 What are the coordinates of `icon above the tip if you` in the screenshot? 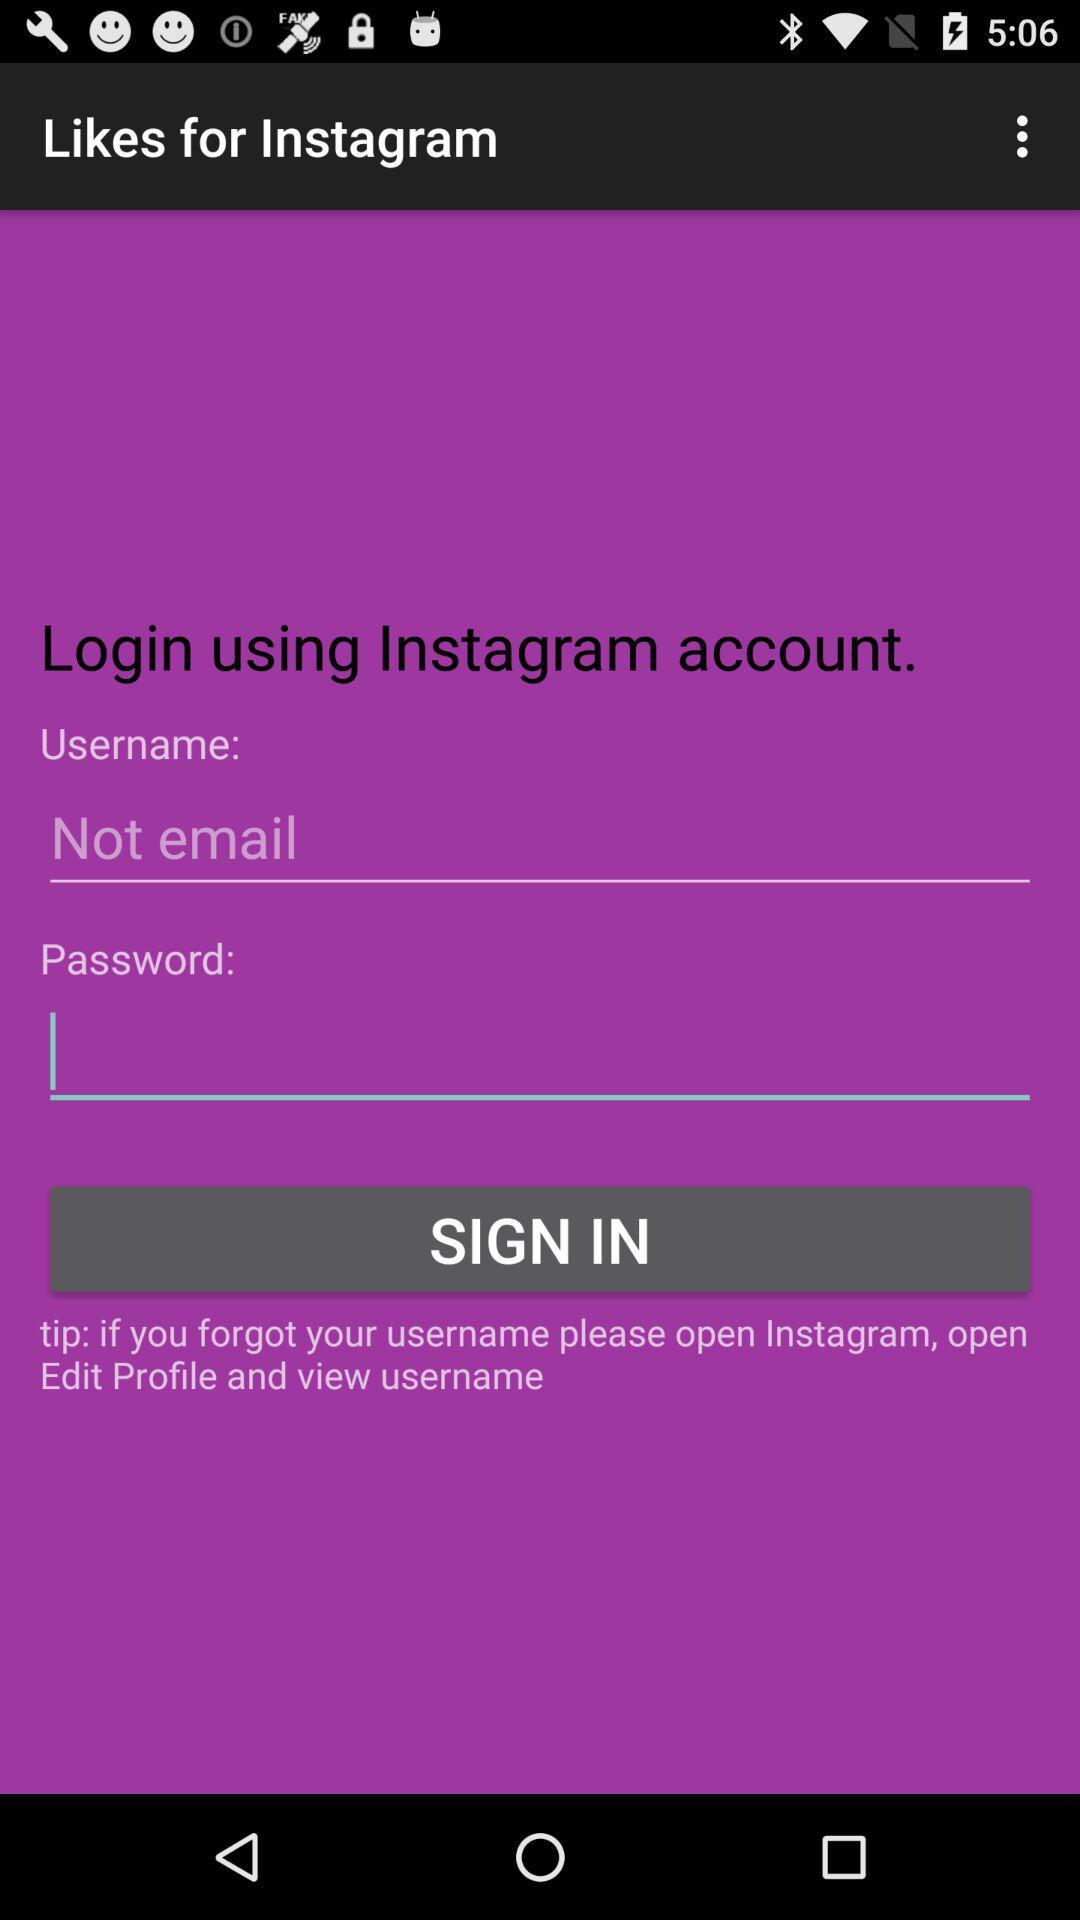 It's located at (540, 1237).